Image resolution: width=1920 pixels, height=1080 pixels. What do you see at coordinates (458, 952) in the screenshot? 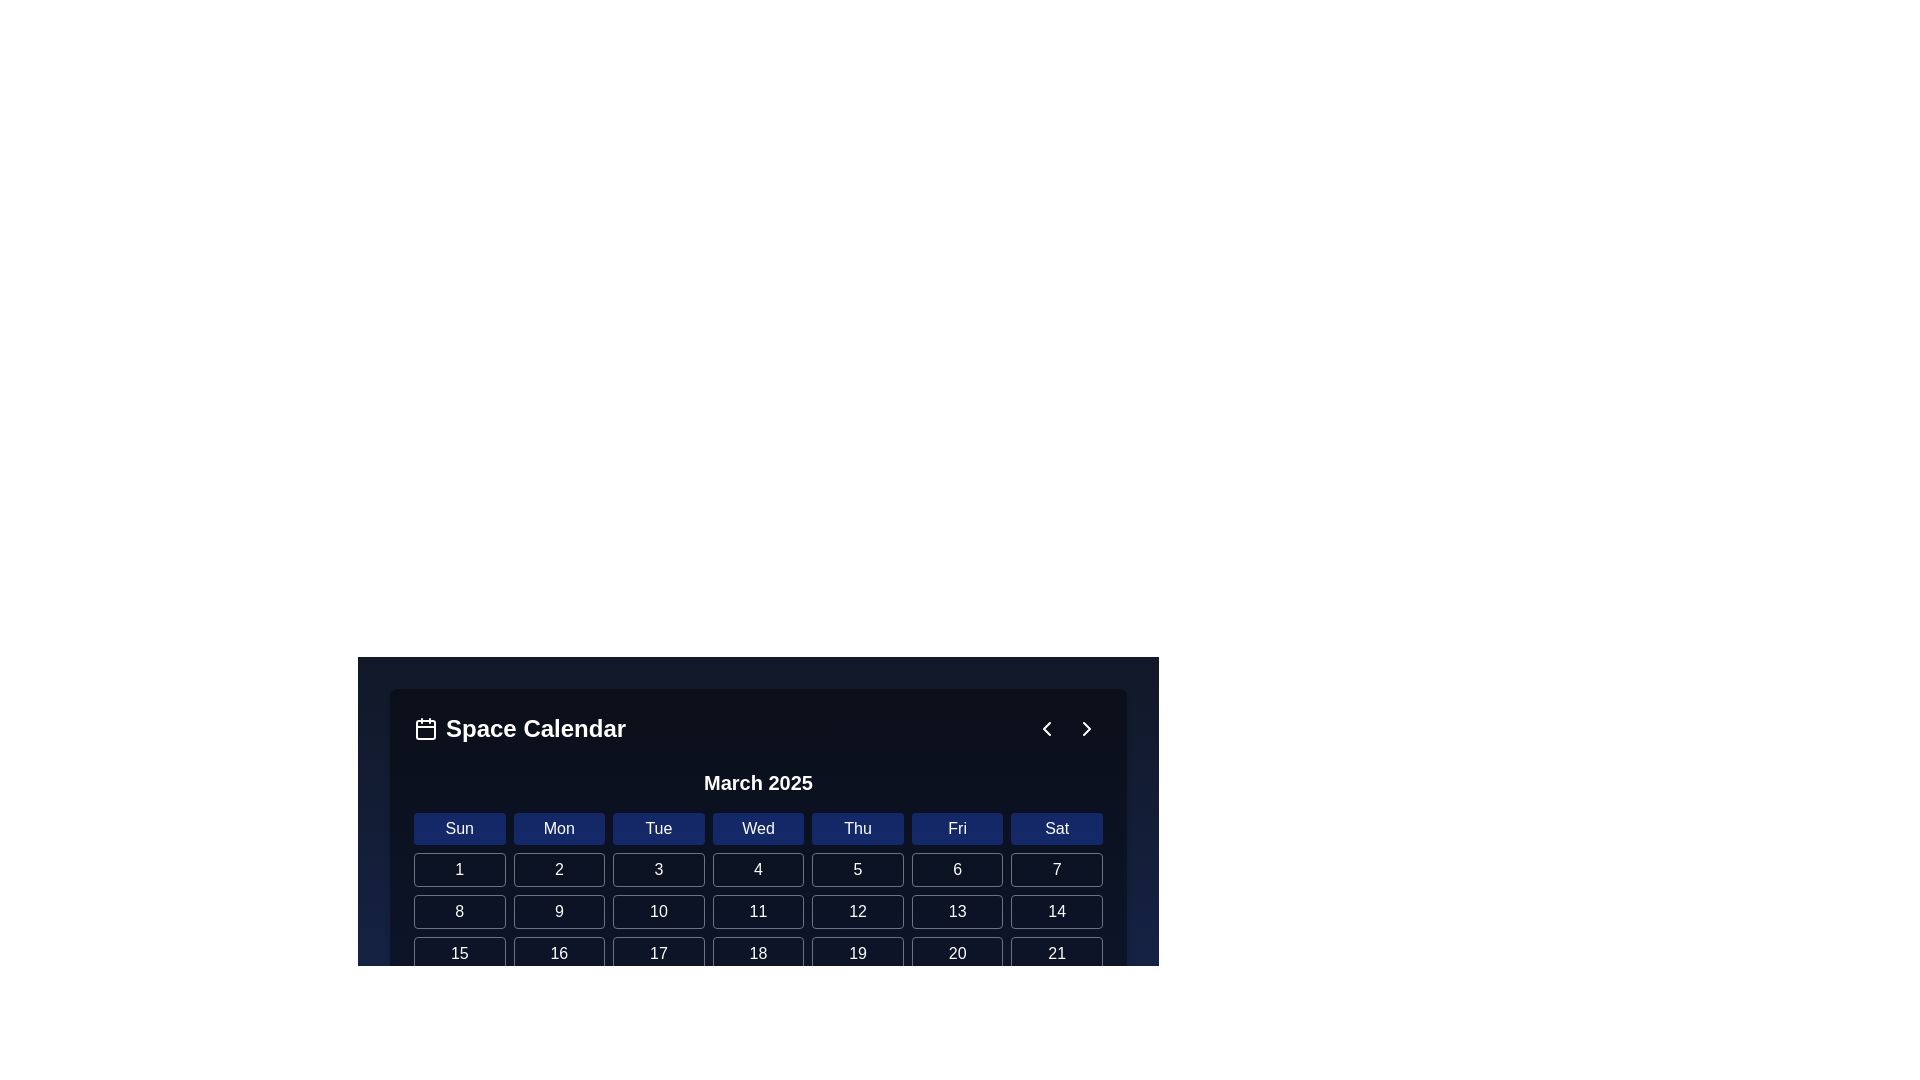
I see `the Calendar Day Box representing the 15th day of the month in the 'Space Calendar' widget` at bounding box center [458, 952].